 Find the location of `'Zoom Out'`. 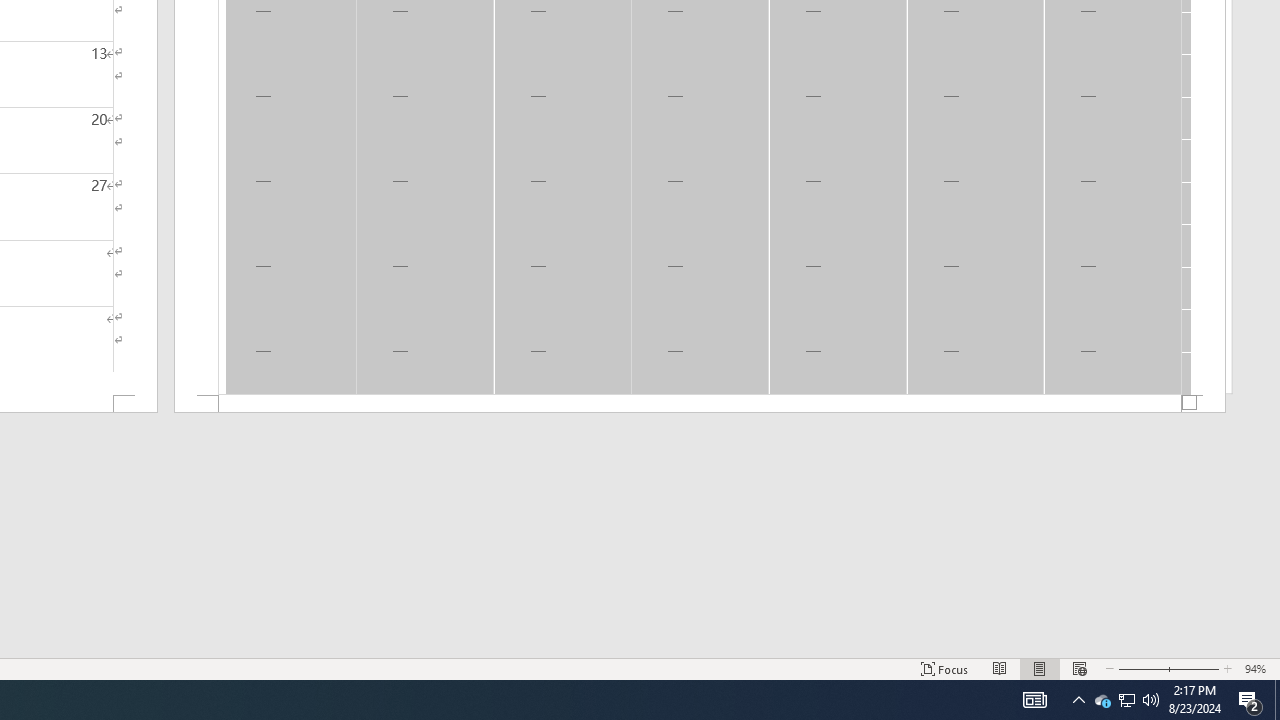

'Zoom Out' is located at coordinates (1141, 669).